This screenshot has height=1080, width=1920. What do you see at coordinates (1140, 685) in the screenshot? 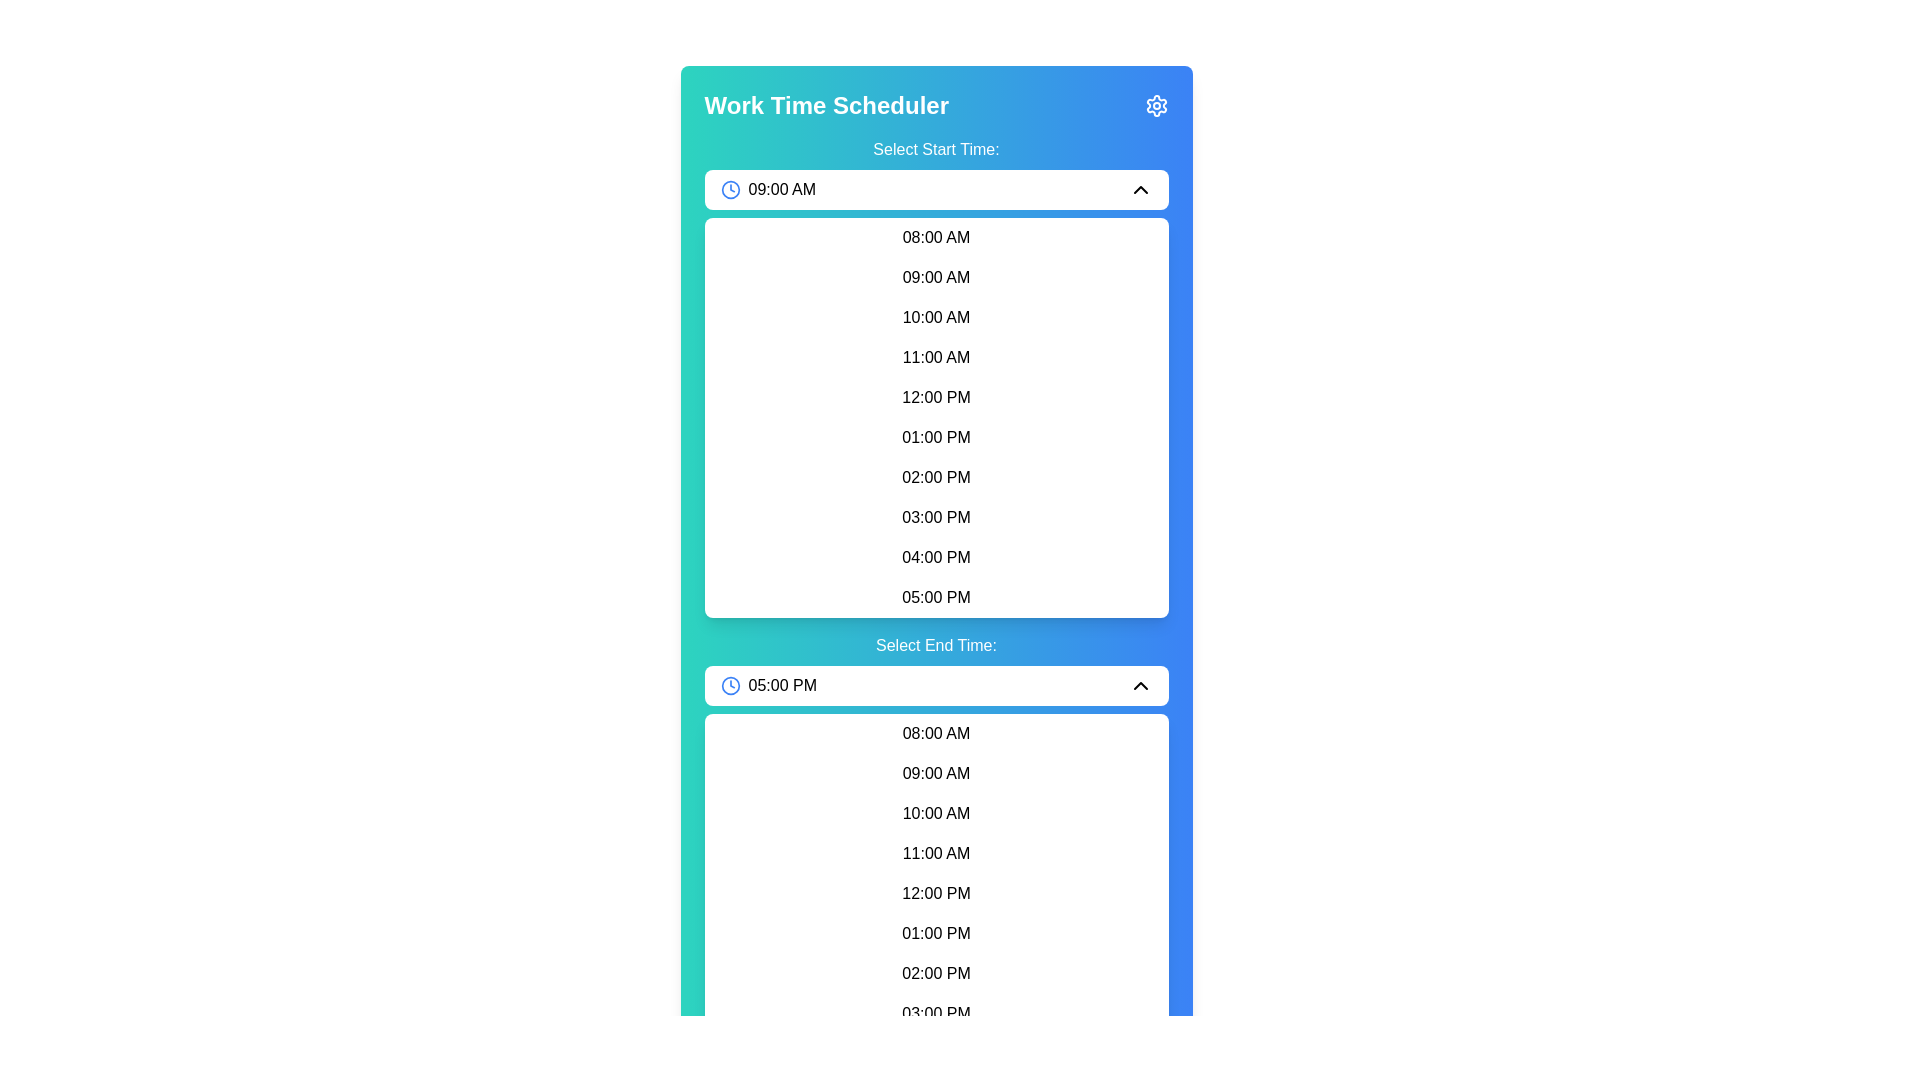
I see `the upward-facing chevron icon located to the right of '05:00 PM' in the 'Select End Time:' section` at bounding box center [1140, 685].